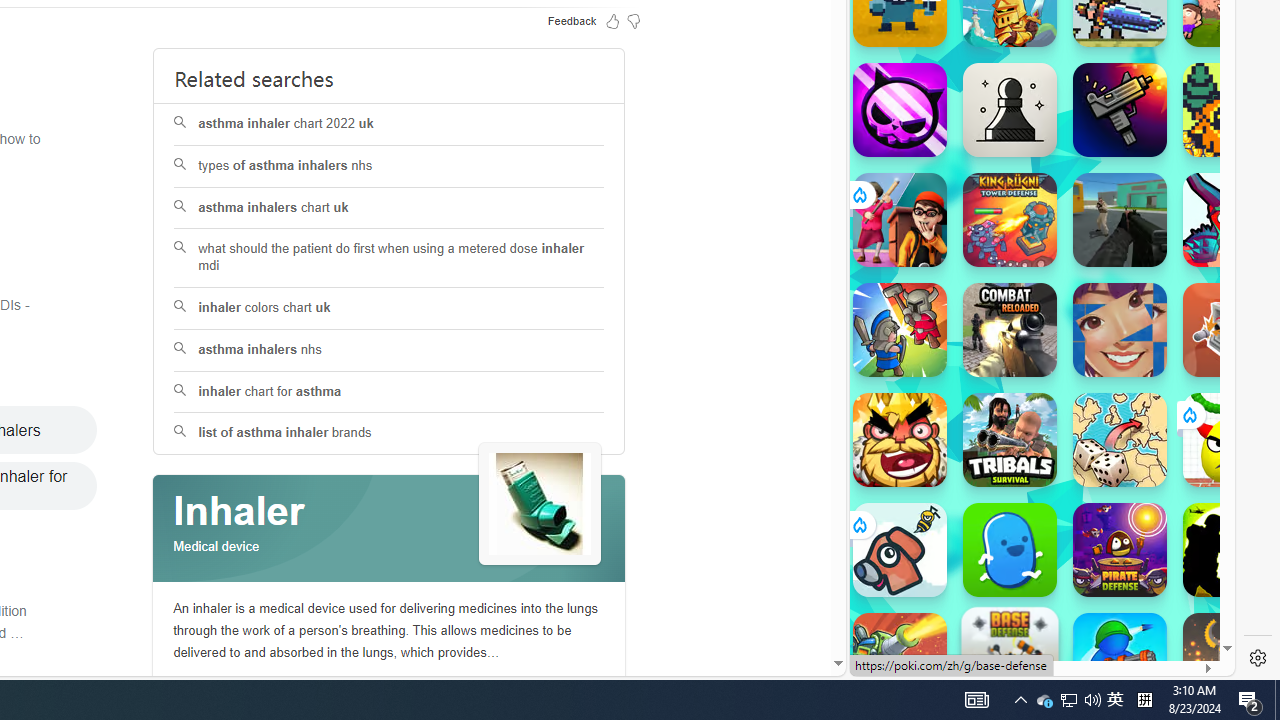  I want to click on 'list of asthma inhaler brands', so click(389, 433).